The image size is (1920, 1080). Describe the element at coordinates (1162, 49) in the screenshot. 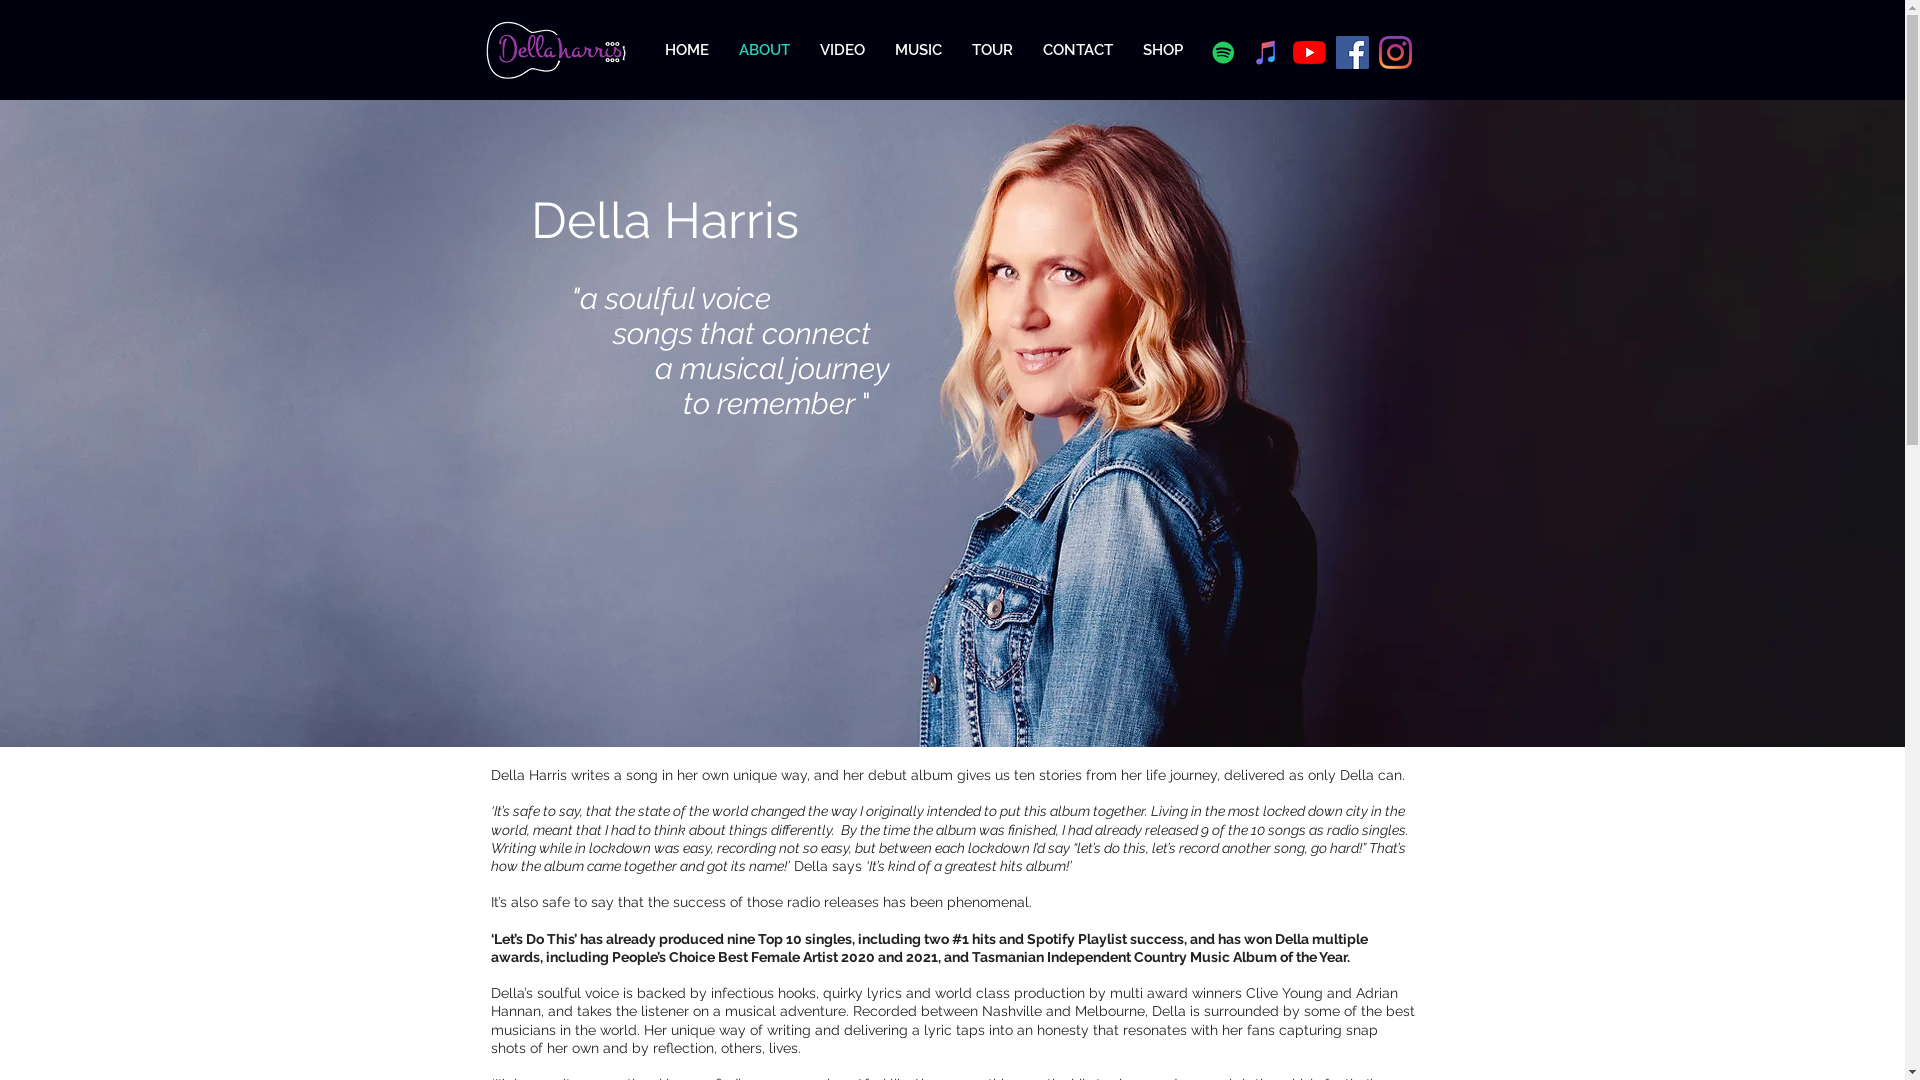

I see `'SHOP'` at that location.